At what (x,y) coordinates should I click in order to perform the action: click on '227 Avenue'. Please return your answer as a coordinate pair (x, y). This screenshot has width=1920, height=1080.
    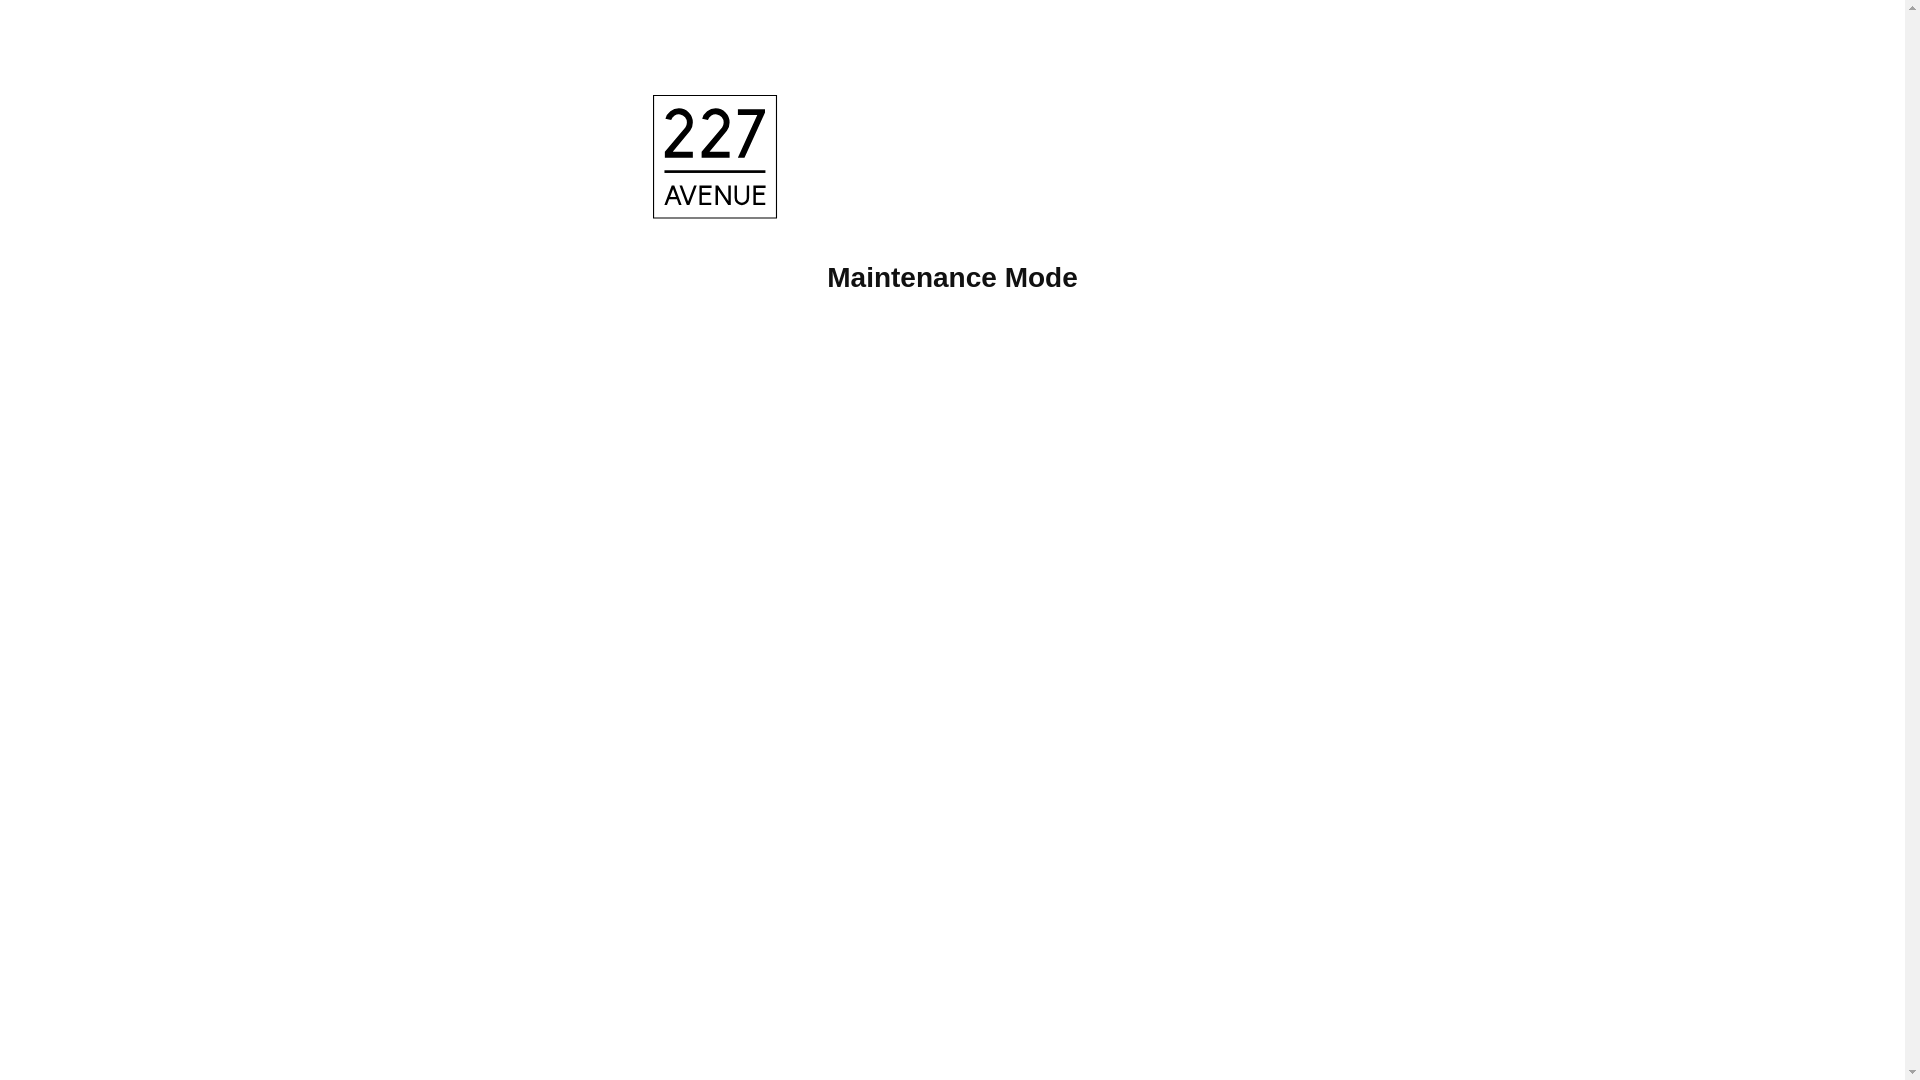
    Looking at the image, I should click on (718, 160).